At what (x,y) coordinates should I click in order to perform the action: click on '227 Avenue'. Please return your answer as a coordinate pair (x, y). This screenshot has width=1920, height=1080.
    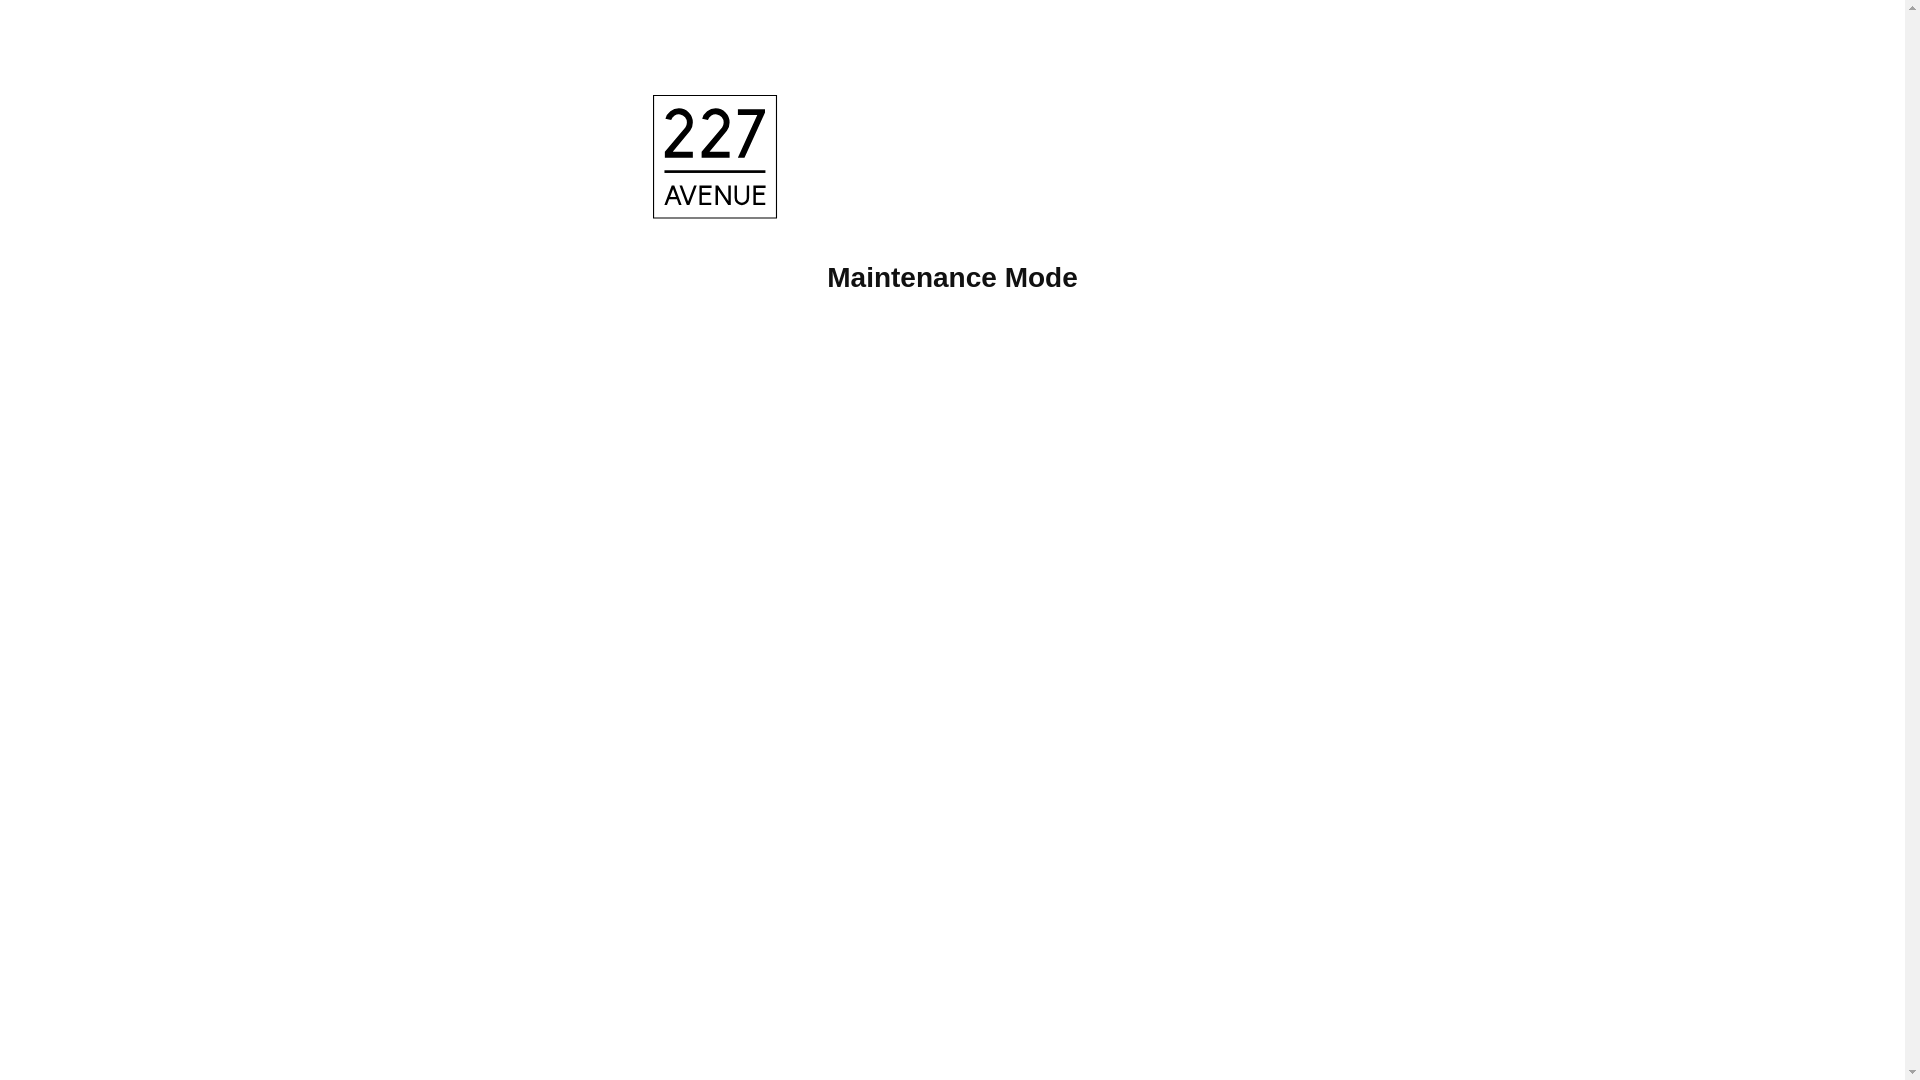
    Looking at the image, I should click on (718, 160).